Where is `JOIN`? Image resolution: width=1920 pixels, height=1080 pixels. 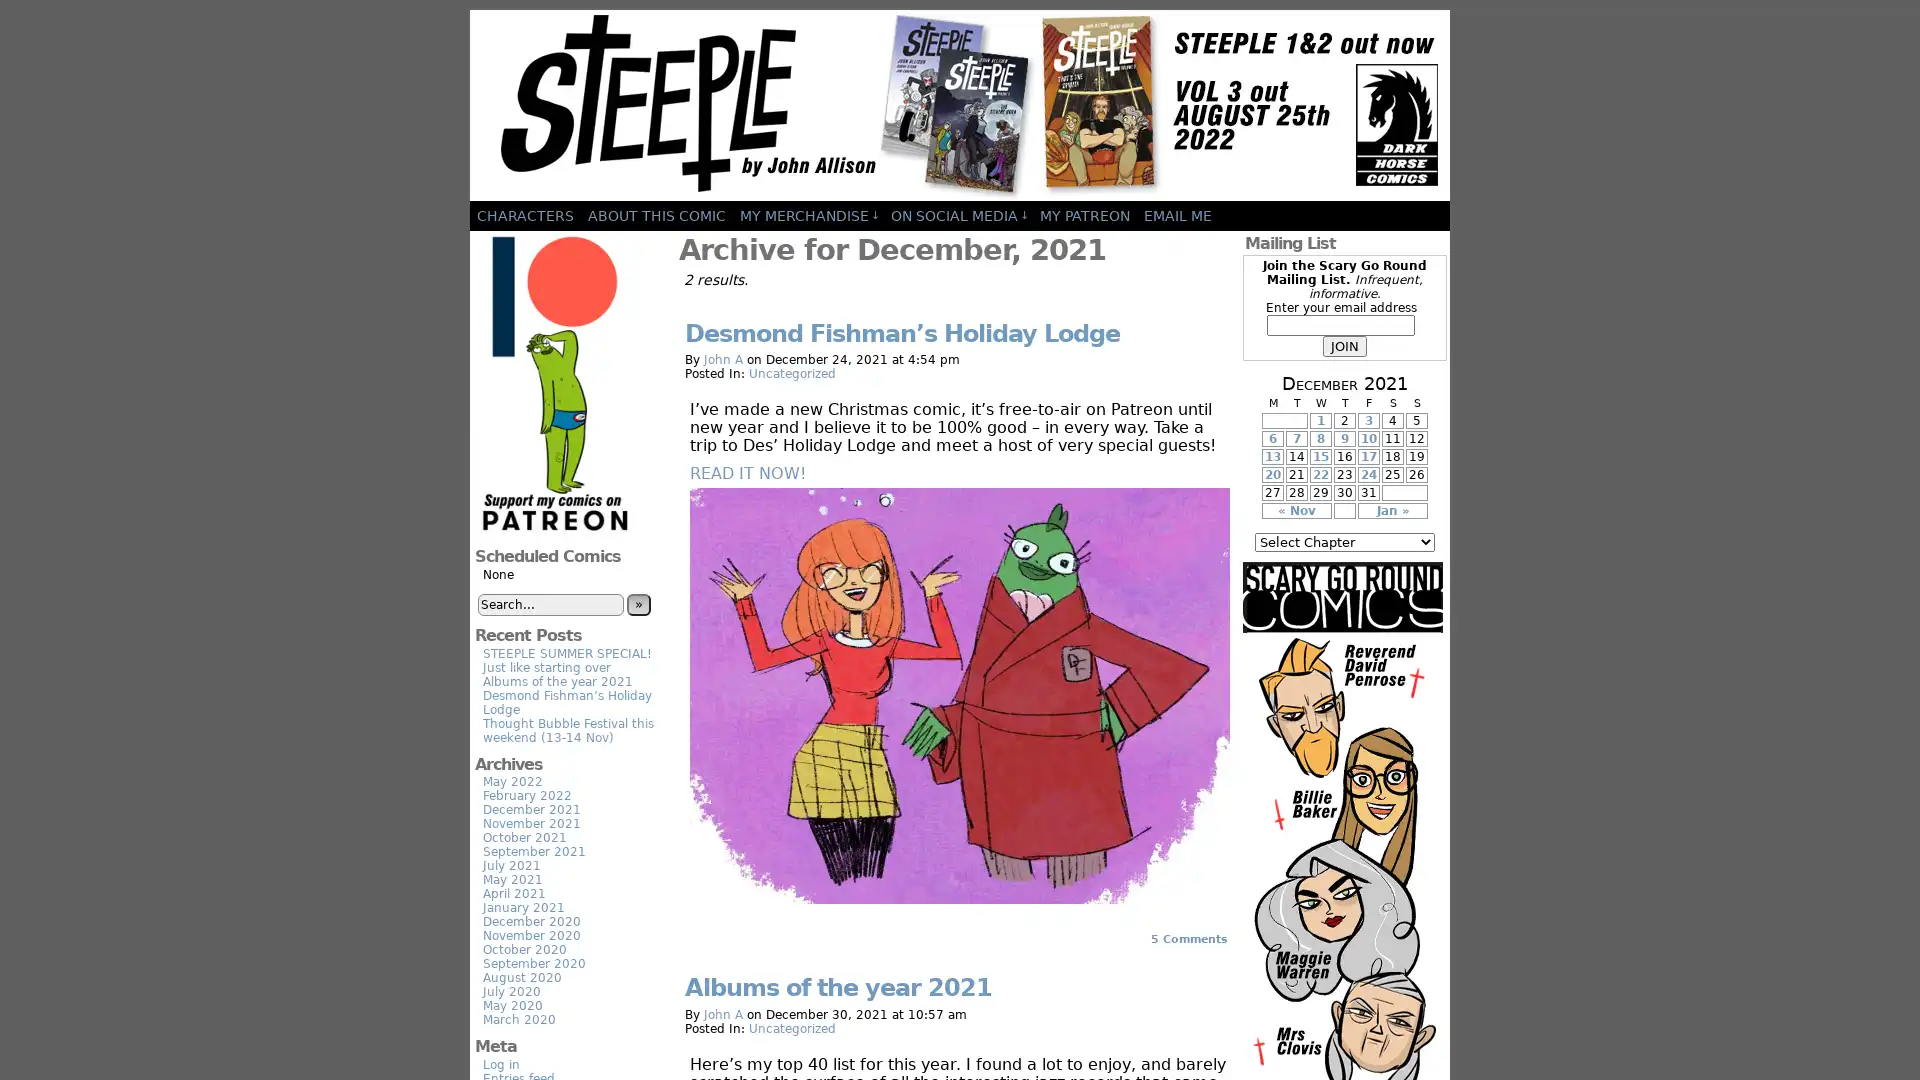
JOIN is located at coordinates (1344, 344).